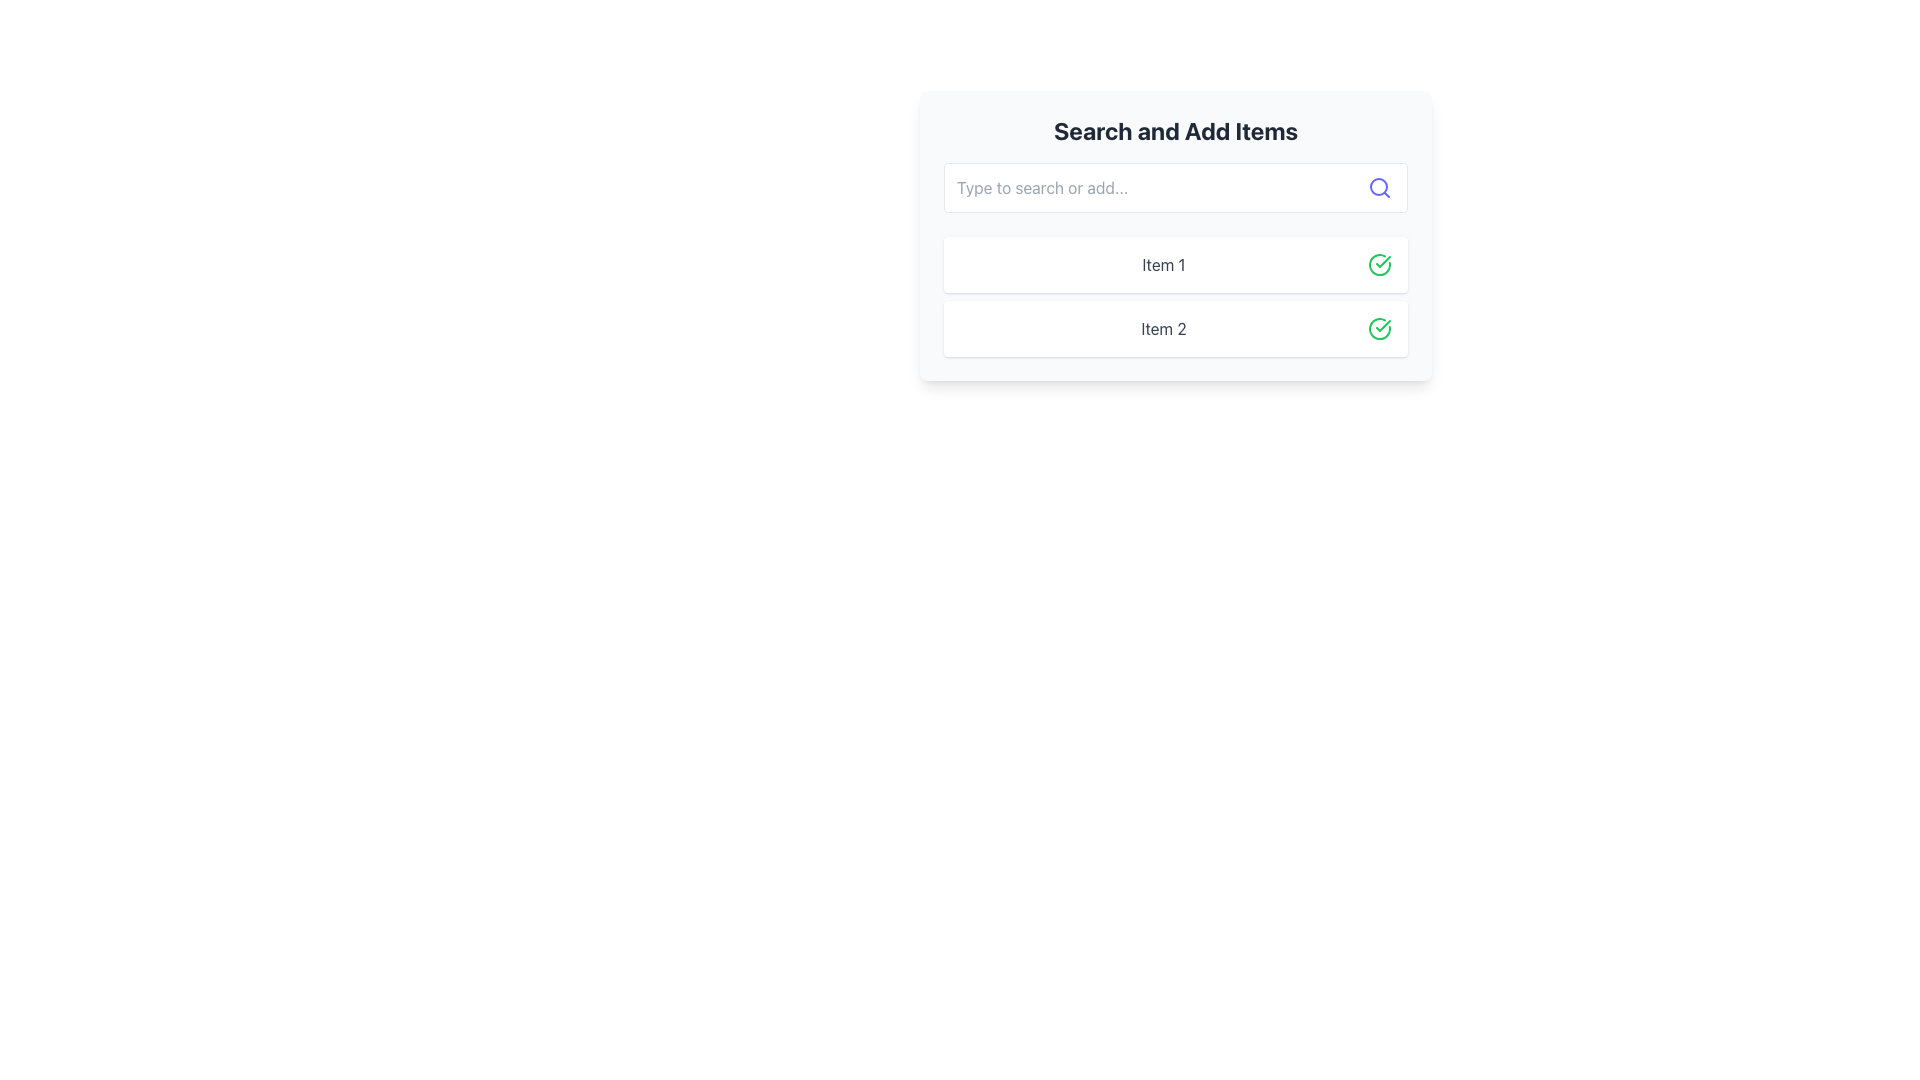 Image resolution: width=1920 pixels, height=1080 pixels. I want to click on the first list item labeled 'Item 1' in the 'Search and Add Items' interface, so click(1176, 264).